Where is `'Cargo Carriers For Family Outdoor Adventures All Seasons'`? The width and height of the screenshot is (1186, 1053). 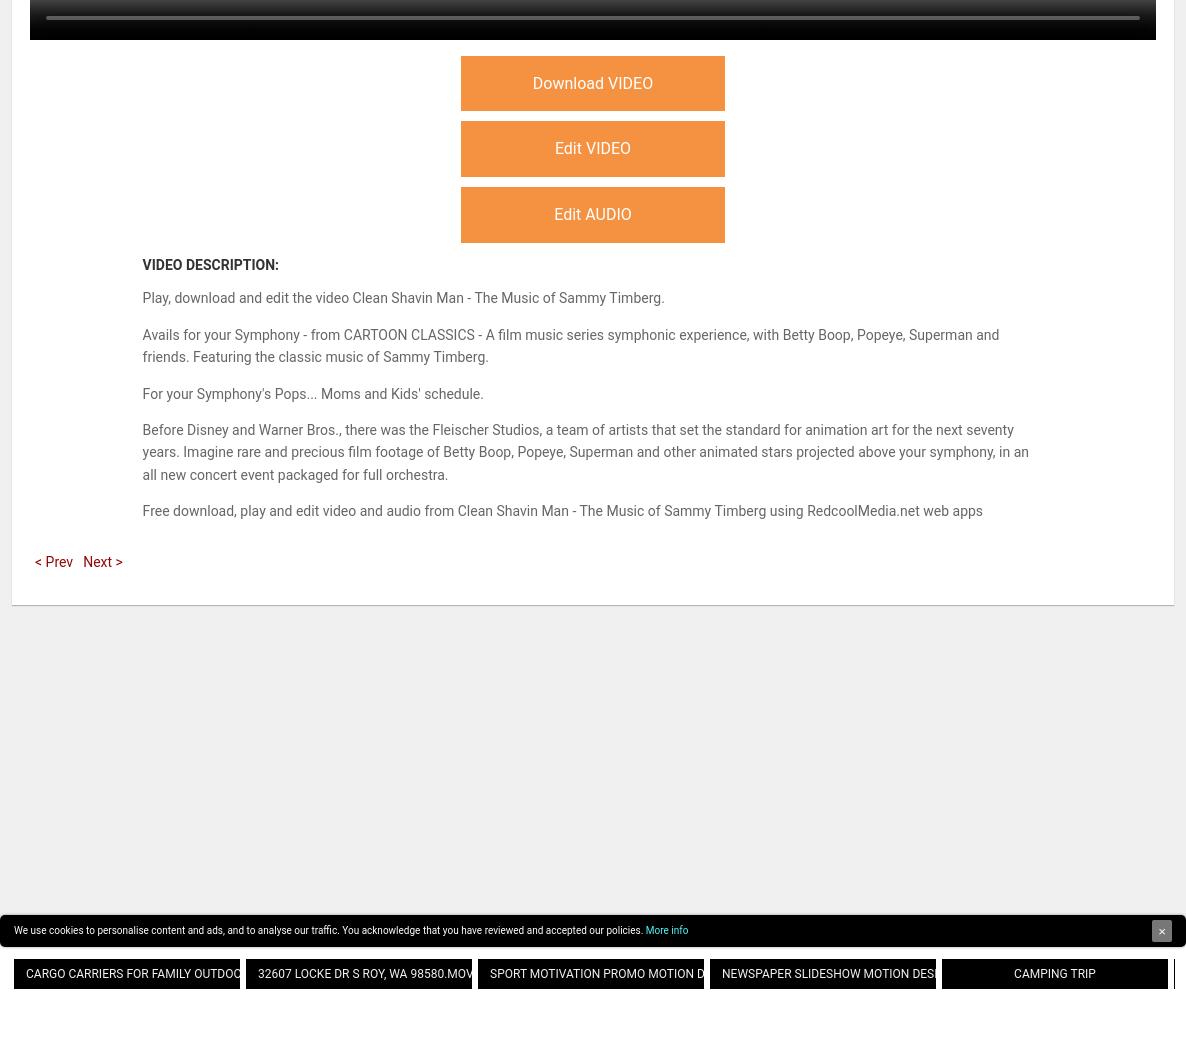 'Cargo Carriers For Family Outdoor Adventures All Seasons' is located at coordinates (215, 972).